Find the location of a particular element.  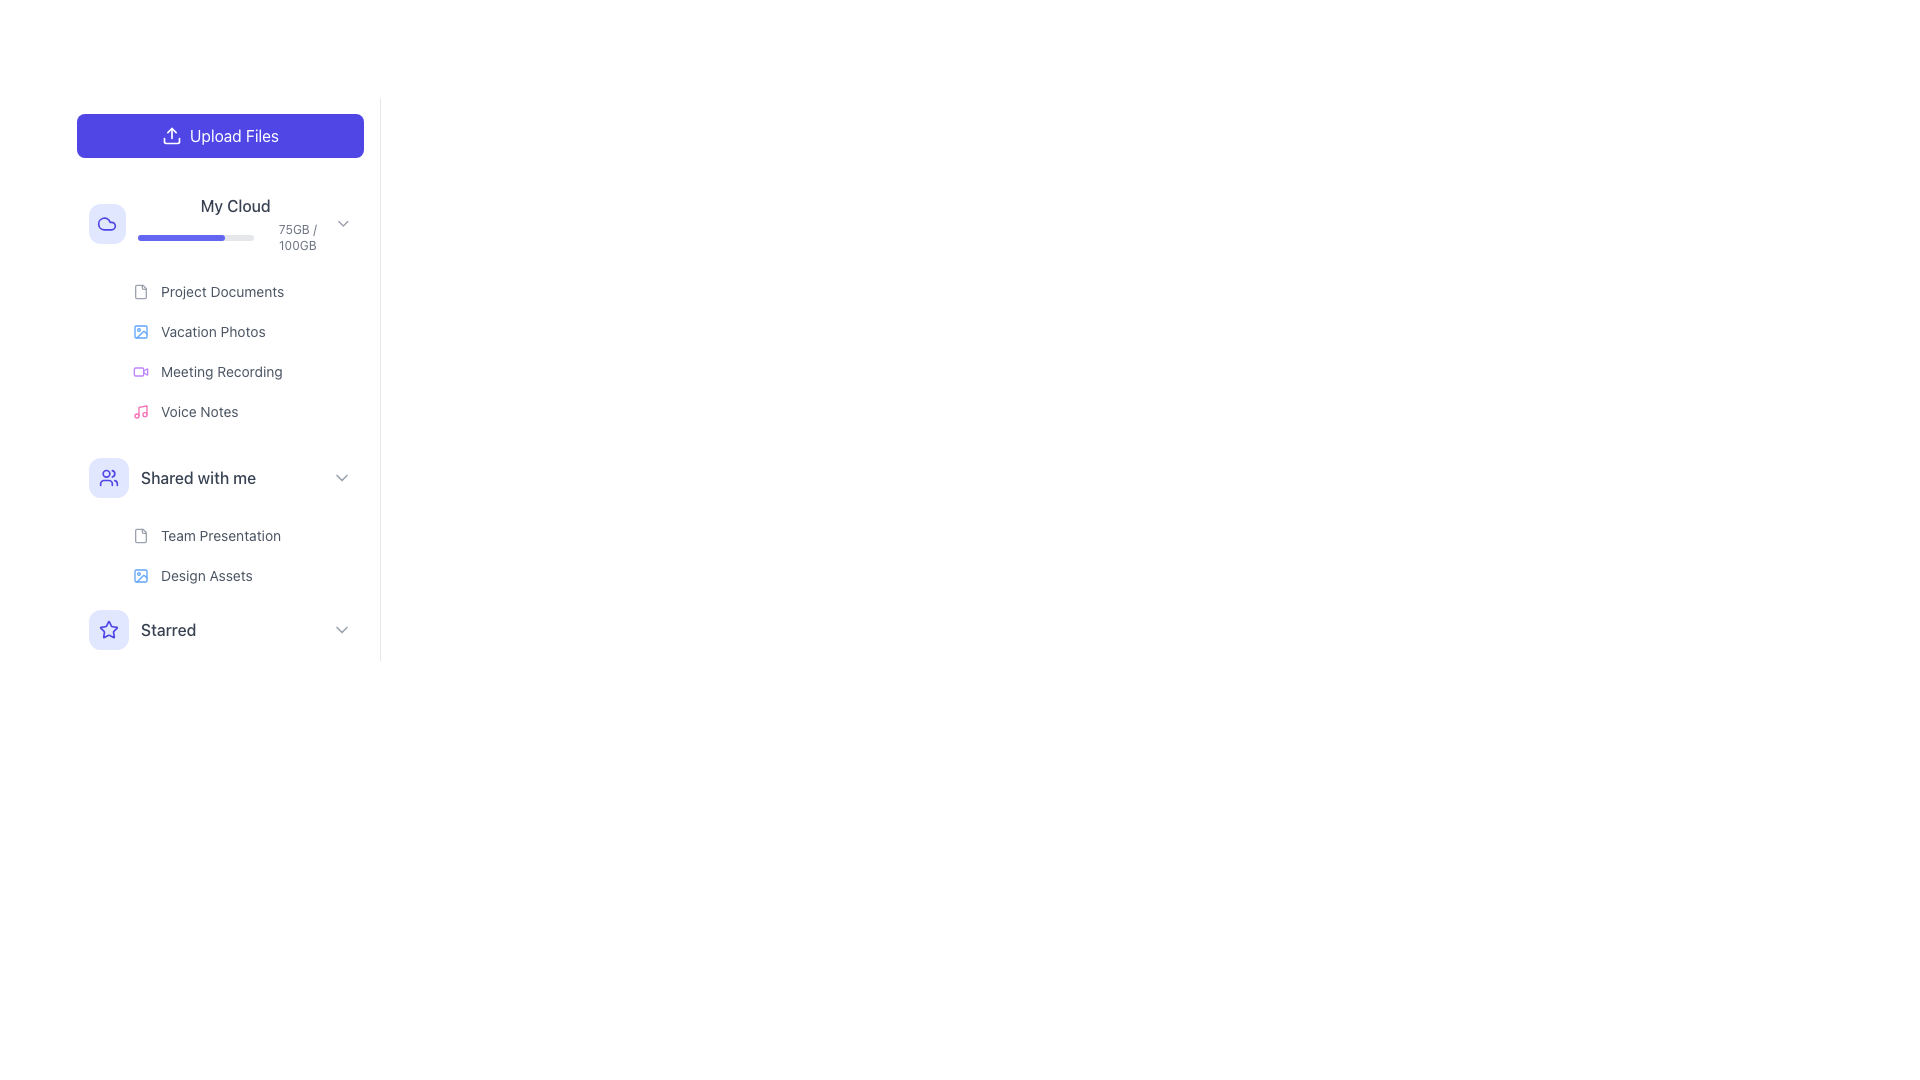

to select the file entry labeled 'Project Documents' with the size '2.4GB' in the 'My Cloud' section is located at coordinates (243, 292).